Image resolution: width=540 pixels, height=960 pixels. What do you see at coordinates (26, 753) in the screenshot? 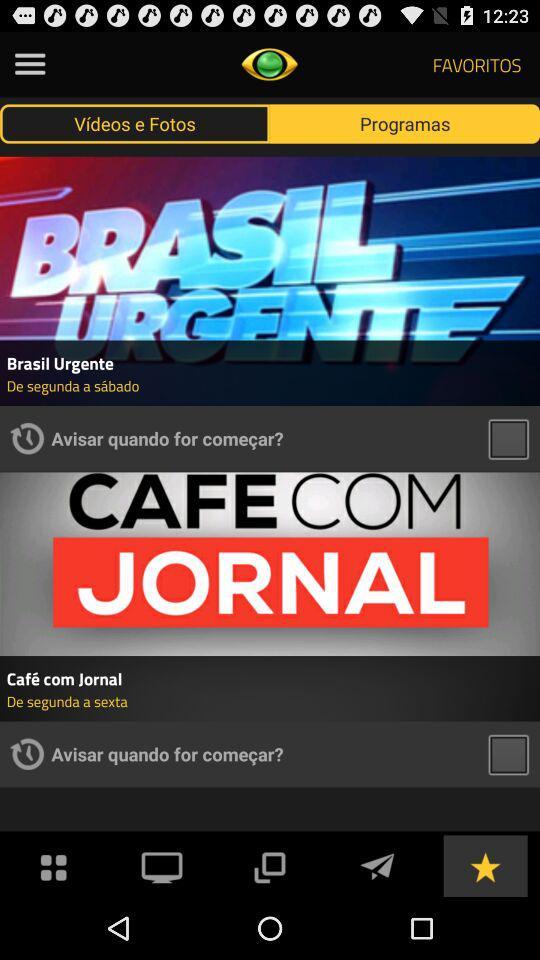
I see `app next to avisar quando for app` at bounding box center [26, 753].